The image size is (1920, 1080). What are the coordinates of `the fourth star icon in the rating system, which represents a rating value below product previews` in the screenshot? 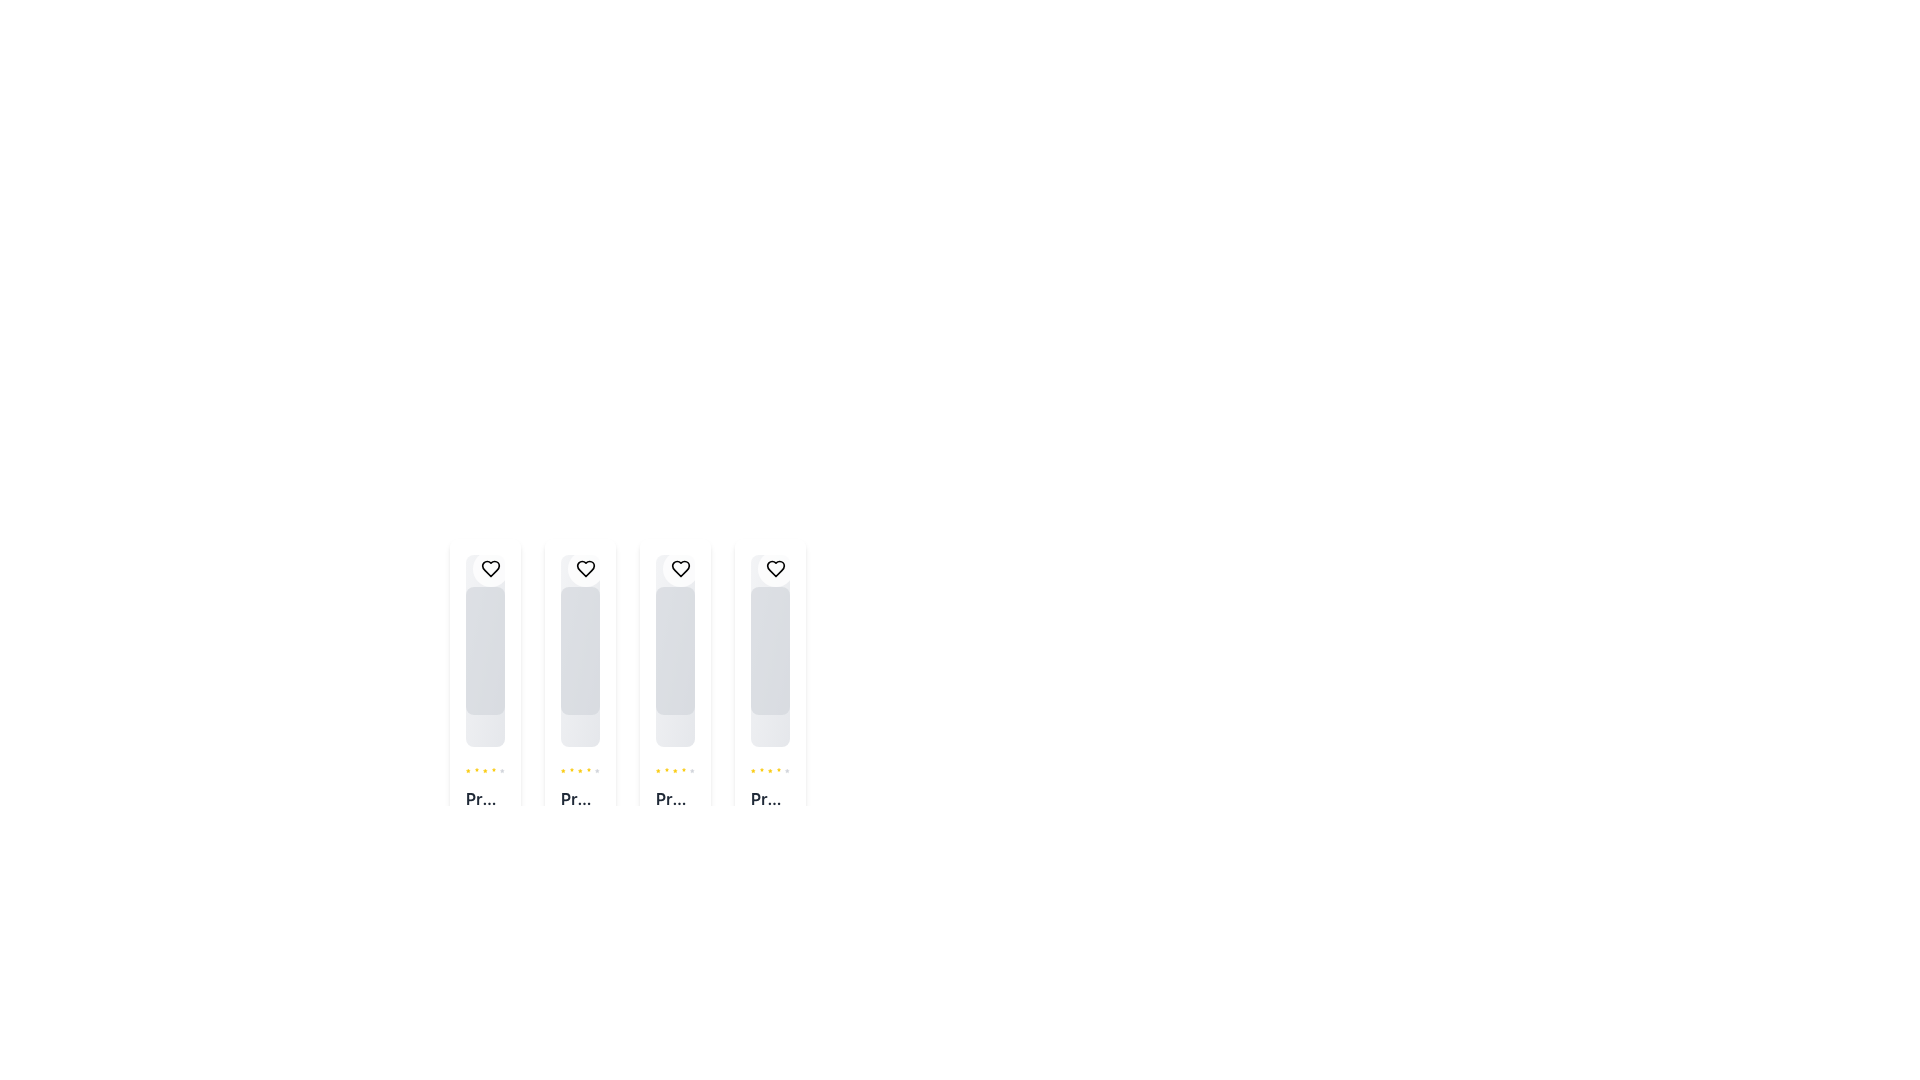 It's located at (579, 770).